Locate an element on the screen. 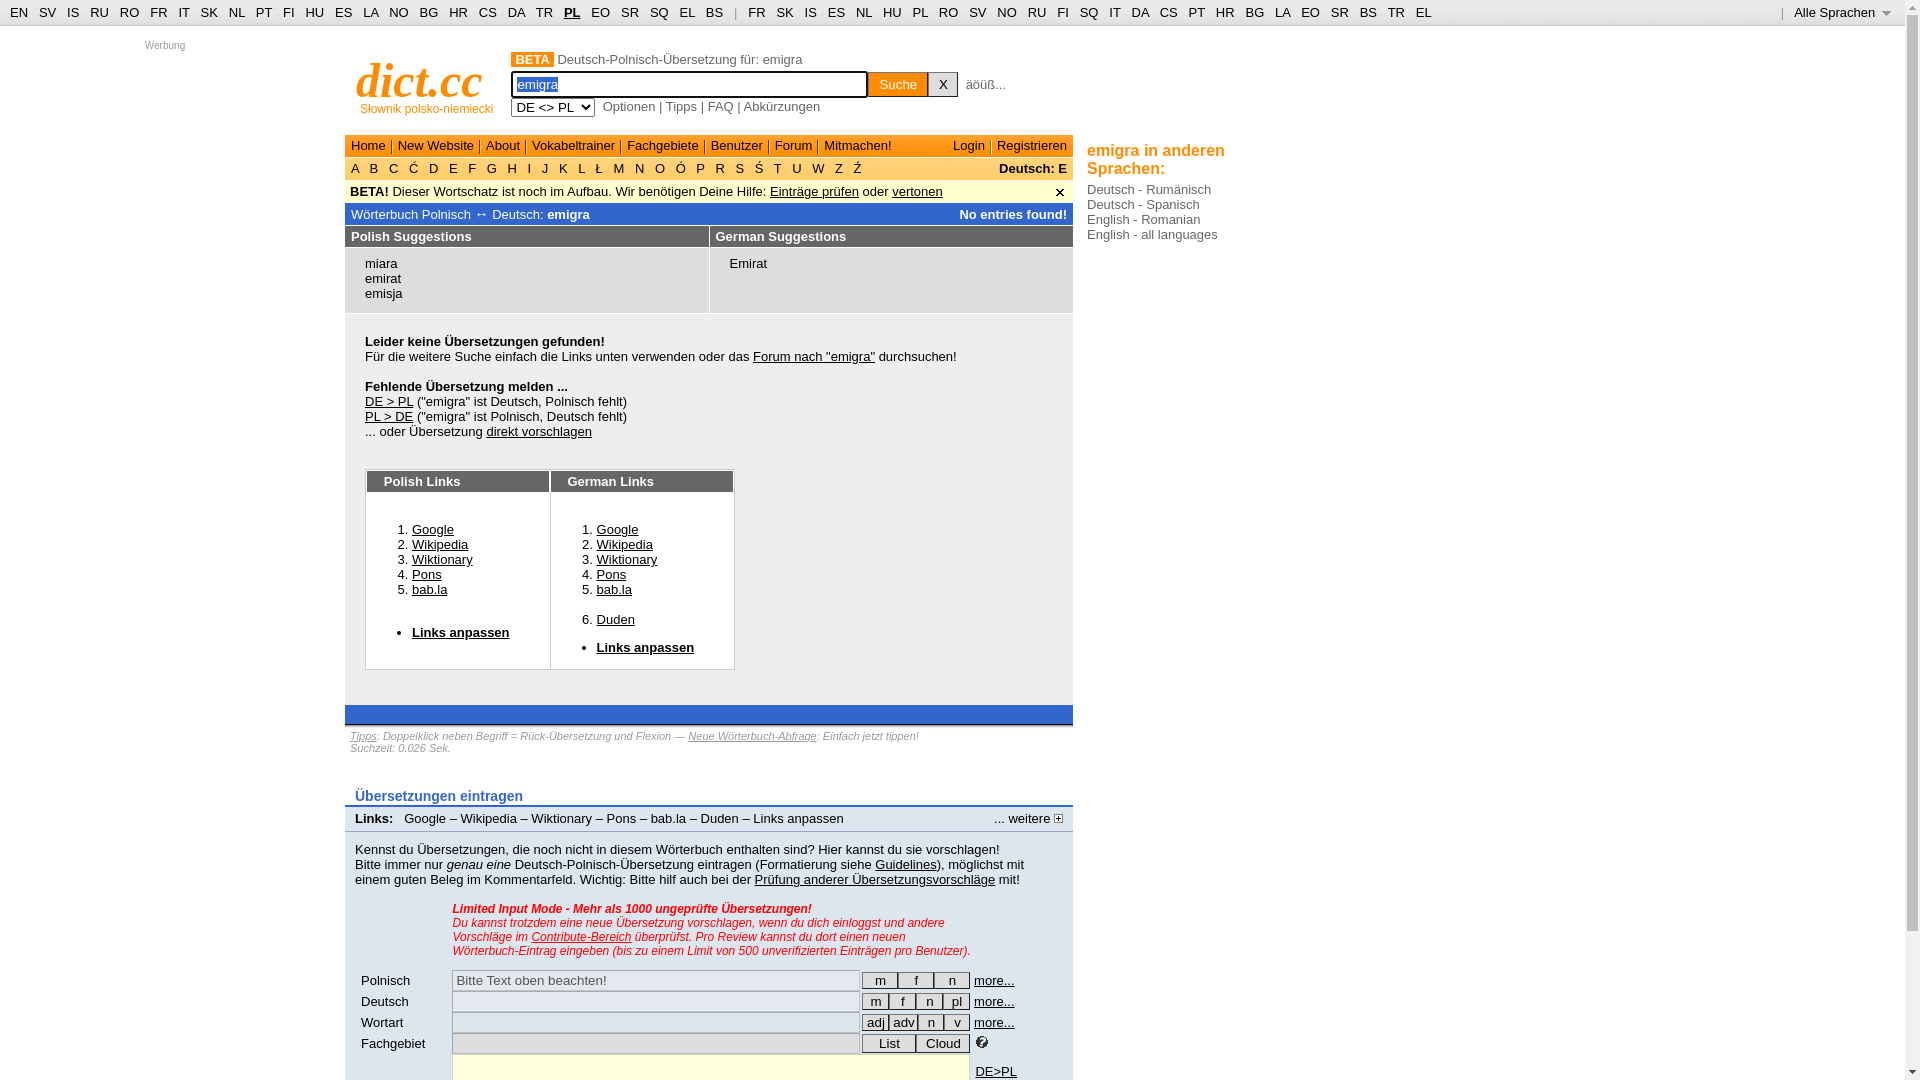  'IT' is located at coordinates (1107, 12).